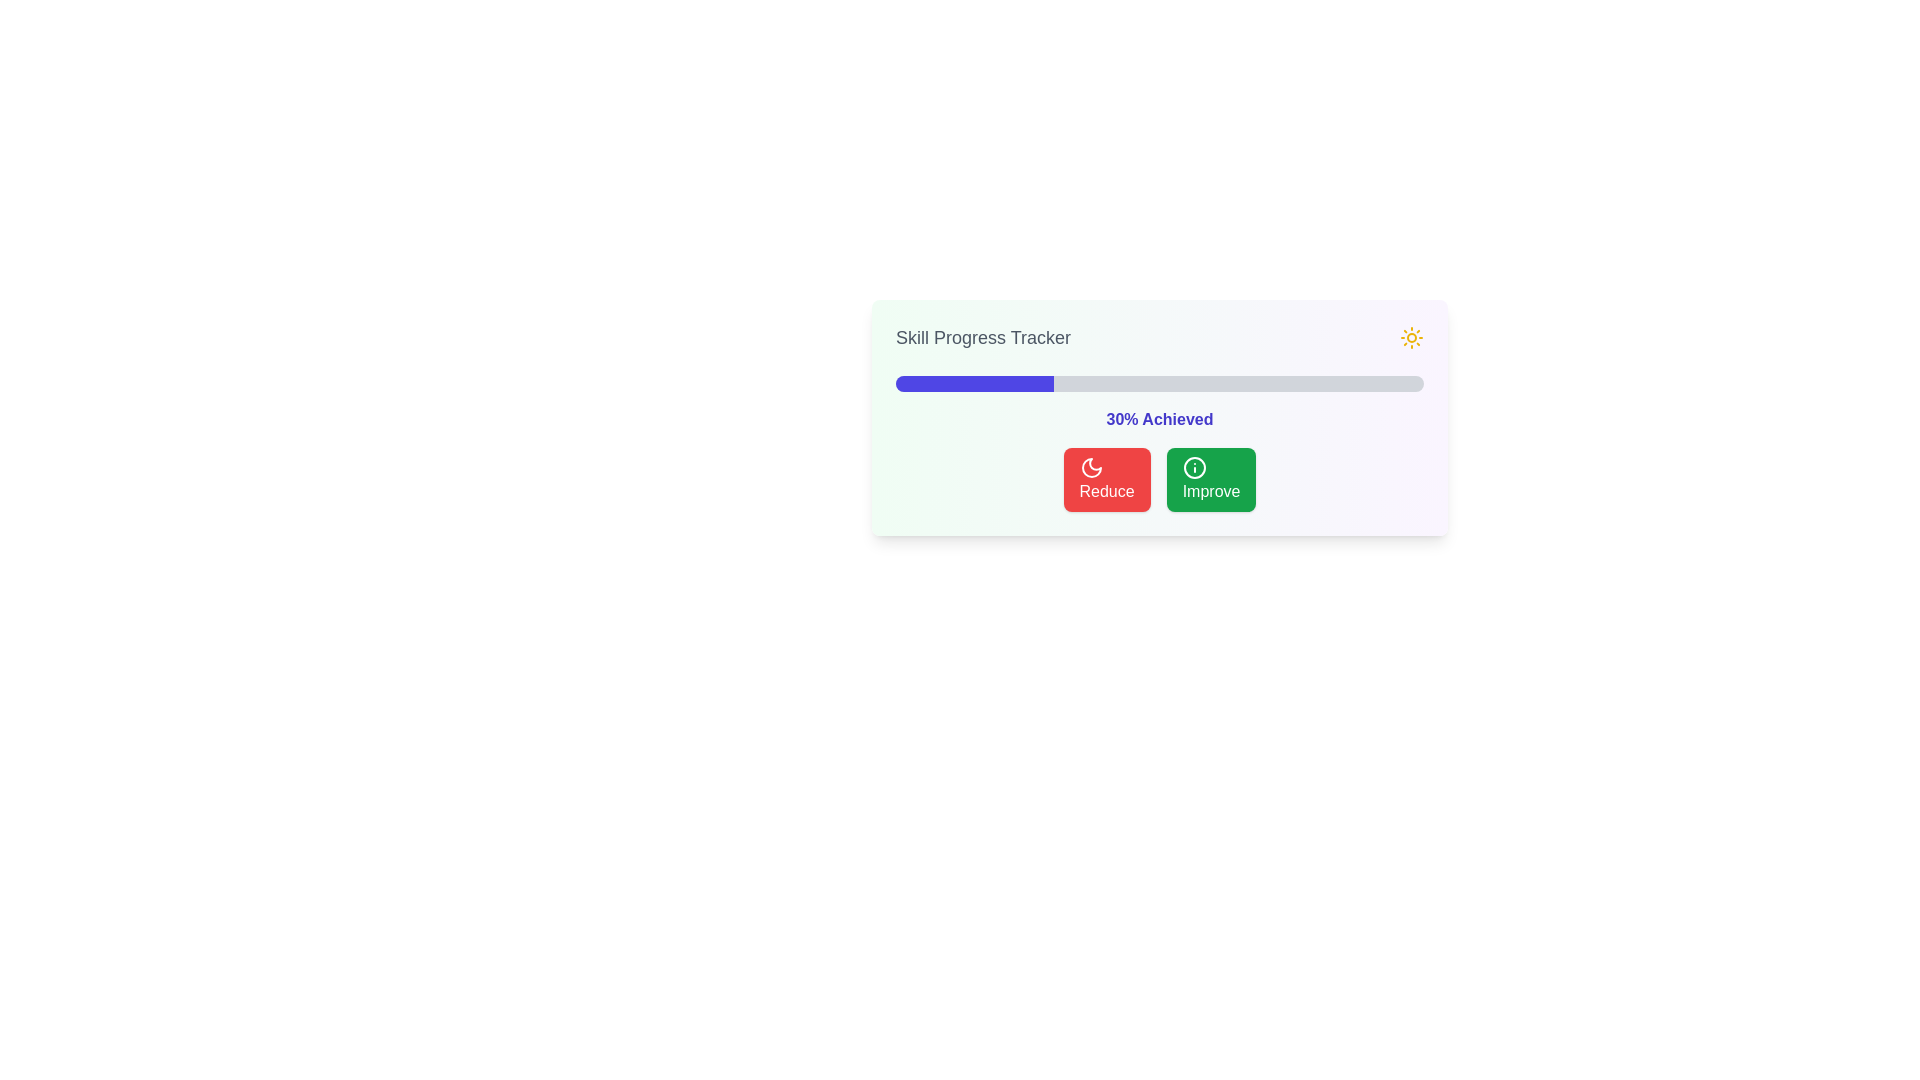 Image resolution: width=1920 pixels, height=1080 pixels. Describe the element at coordinates (1090, 467) in the screenshot. I see `the crescent moon SVG icon within the 'Reduce' button located at the bottom-left of the card UI element` at that location.